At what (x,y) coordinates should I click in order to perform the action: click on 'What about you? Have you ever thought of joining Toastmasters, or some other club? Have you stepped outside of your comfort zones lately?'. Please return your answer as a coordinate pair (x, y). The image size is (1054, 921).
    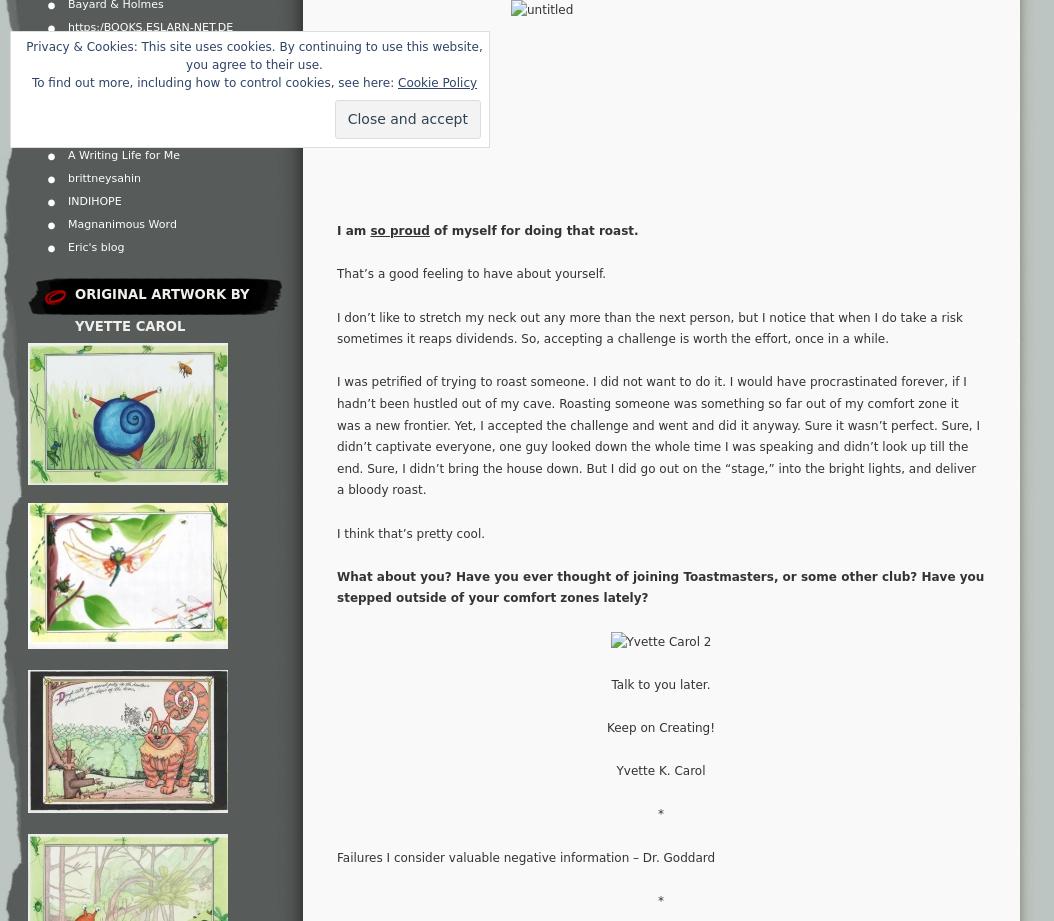
    Looking at the image, I should click on (660, 586).